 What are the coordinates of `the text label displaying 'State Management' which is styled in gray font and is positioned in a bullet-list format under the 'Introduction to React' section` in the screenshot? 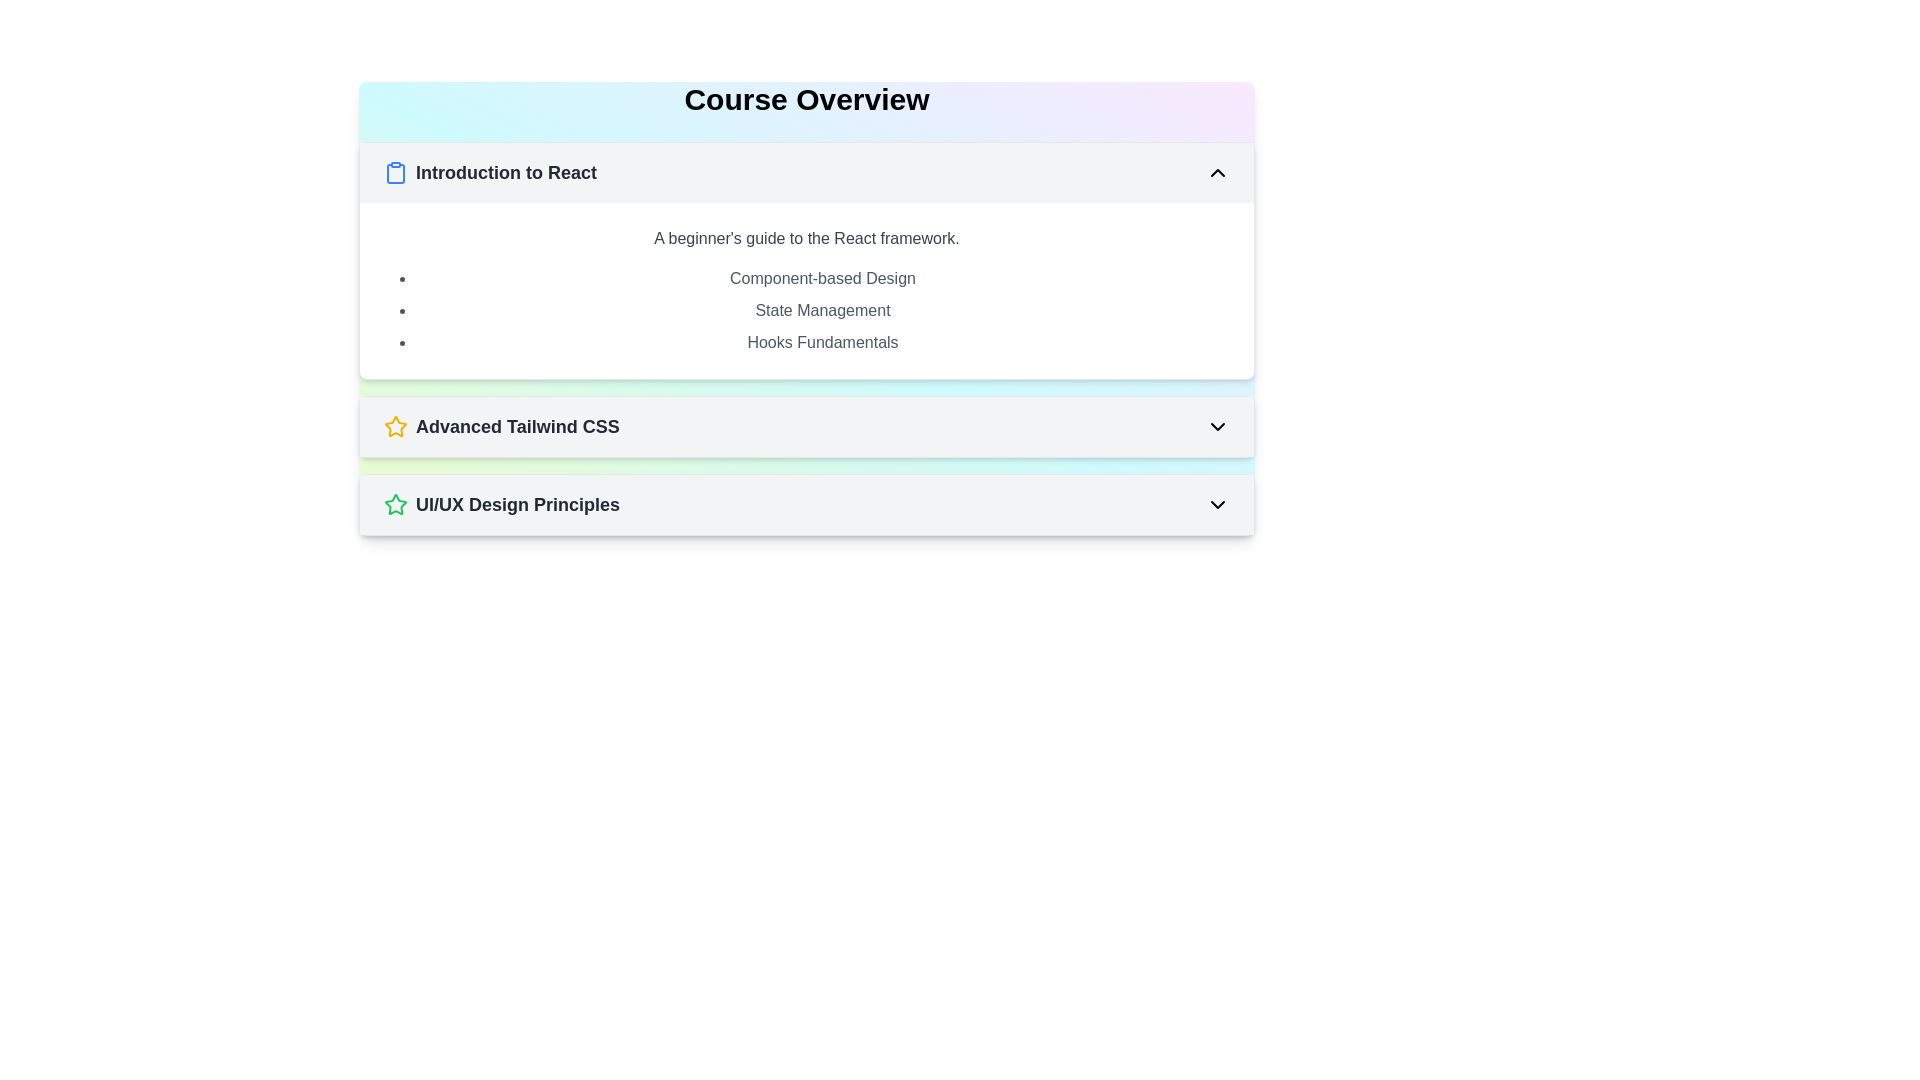 It's located at (822, 311).